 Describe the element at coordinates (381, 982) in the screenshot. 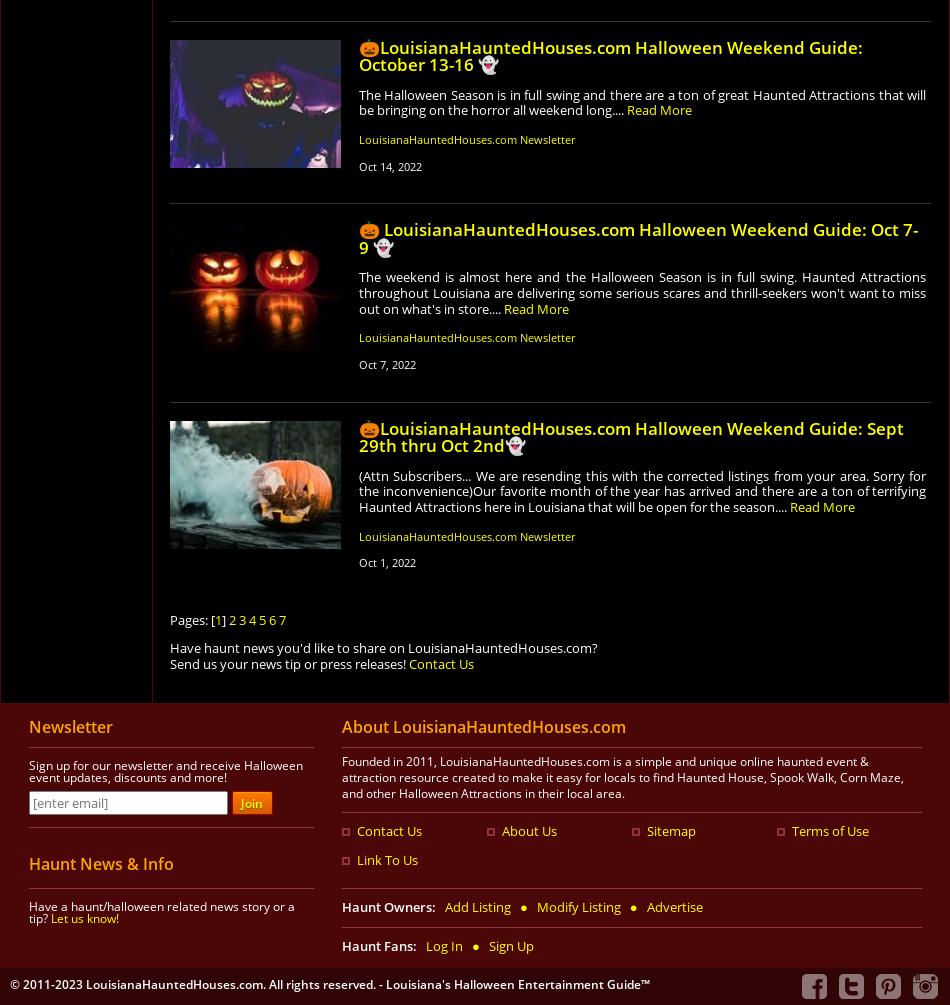

I see `'-'` at that location.